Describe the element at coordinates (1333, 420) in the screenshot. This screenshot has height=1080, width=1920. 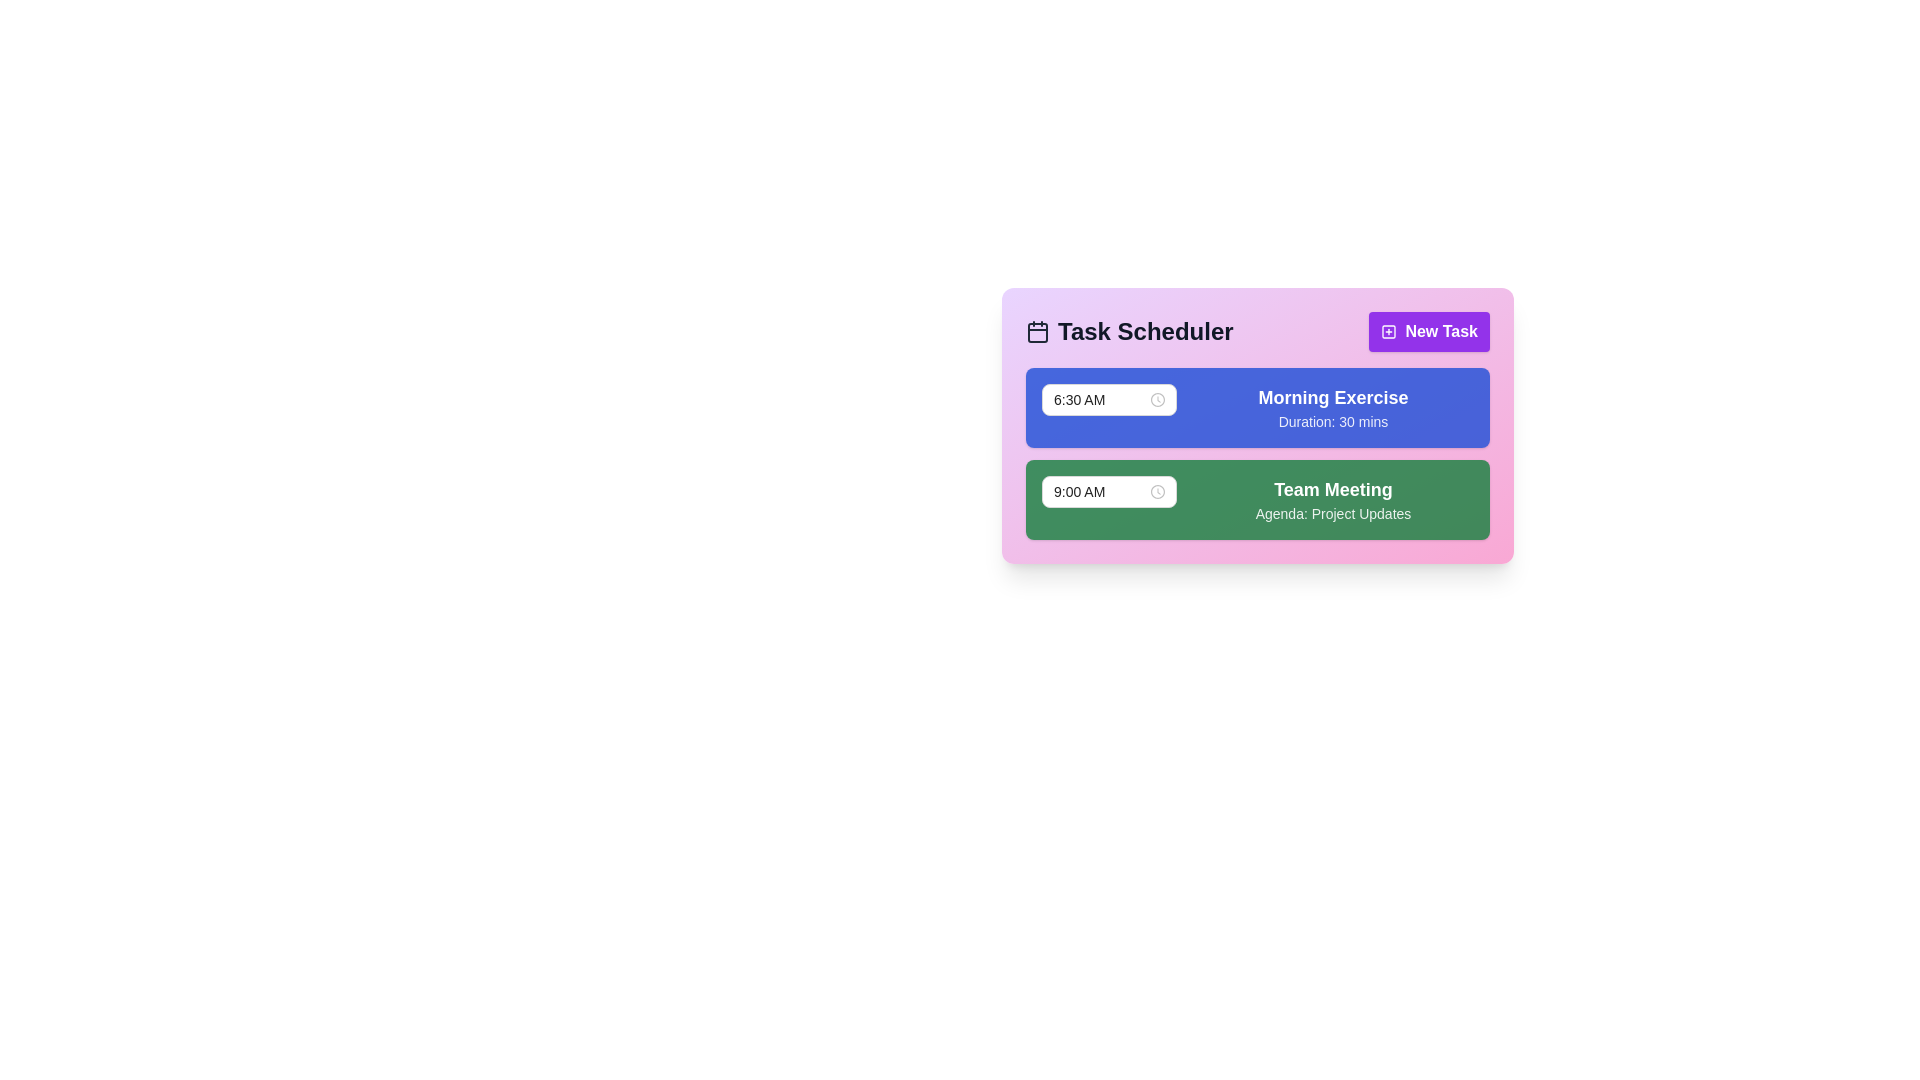
I see `the static text element displaying 'Duration: 30 mins', which is positioned directly below the 'Morning Exercise' title within a blue background` at that location.